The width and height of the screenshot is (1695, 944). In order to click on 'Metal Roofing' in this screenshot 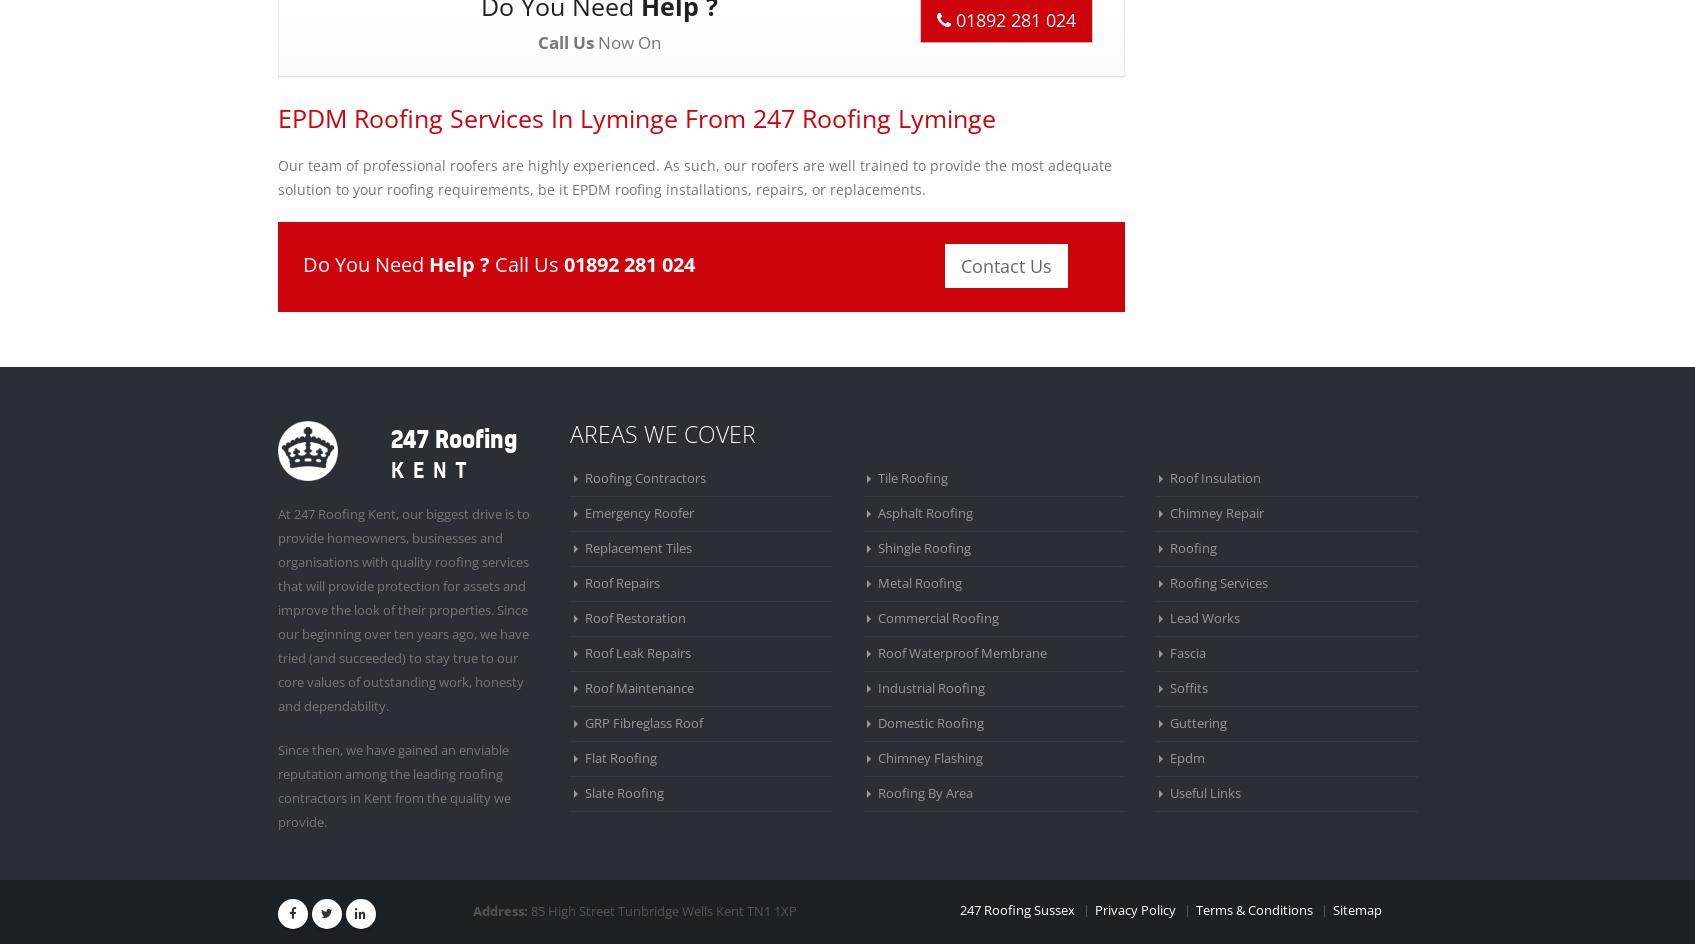, I will do `click(919, 581)`.